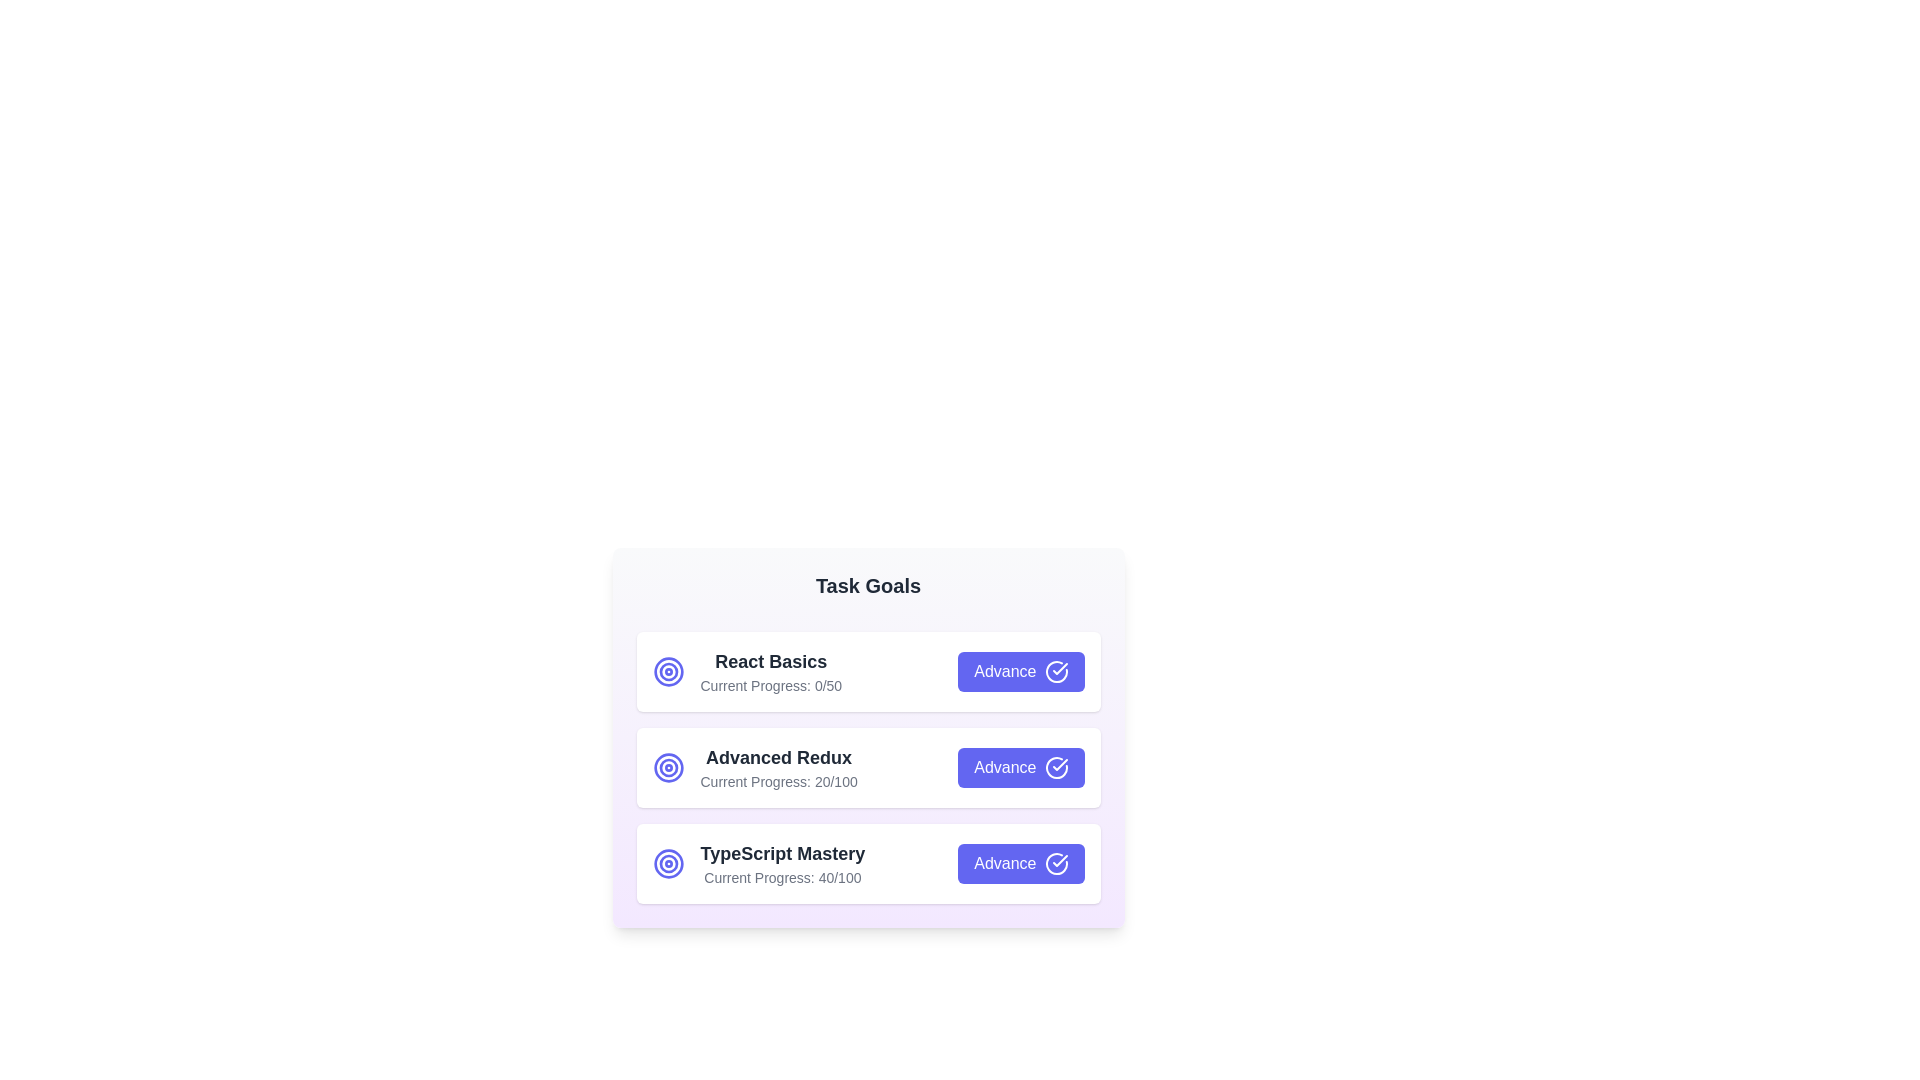  What do you see at coordinates (1055, 863) in the screenshot?
I see `the circular checkmark icon inside the 'Advance' button in the 'TypeScript Mastery' section, which is located on the far right of the button` at bounding box center [1055, 863].